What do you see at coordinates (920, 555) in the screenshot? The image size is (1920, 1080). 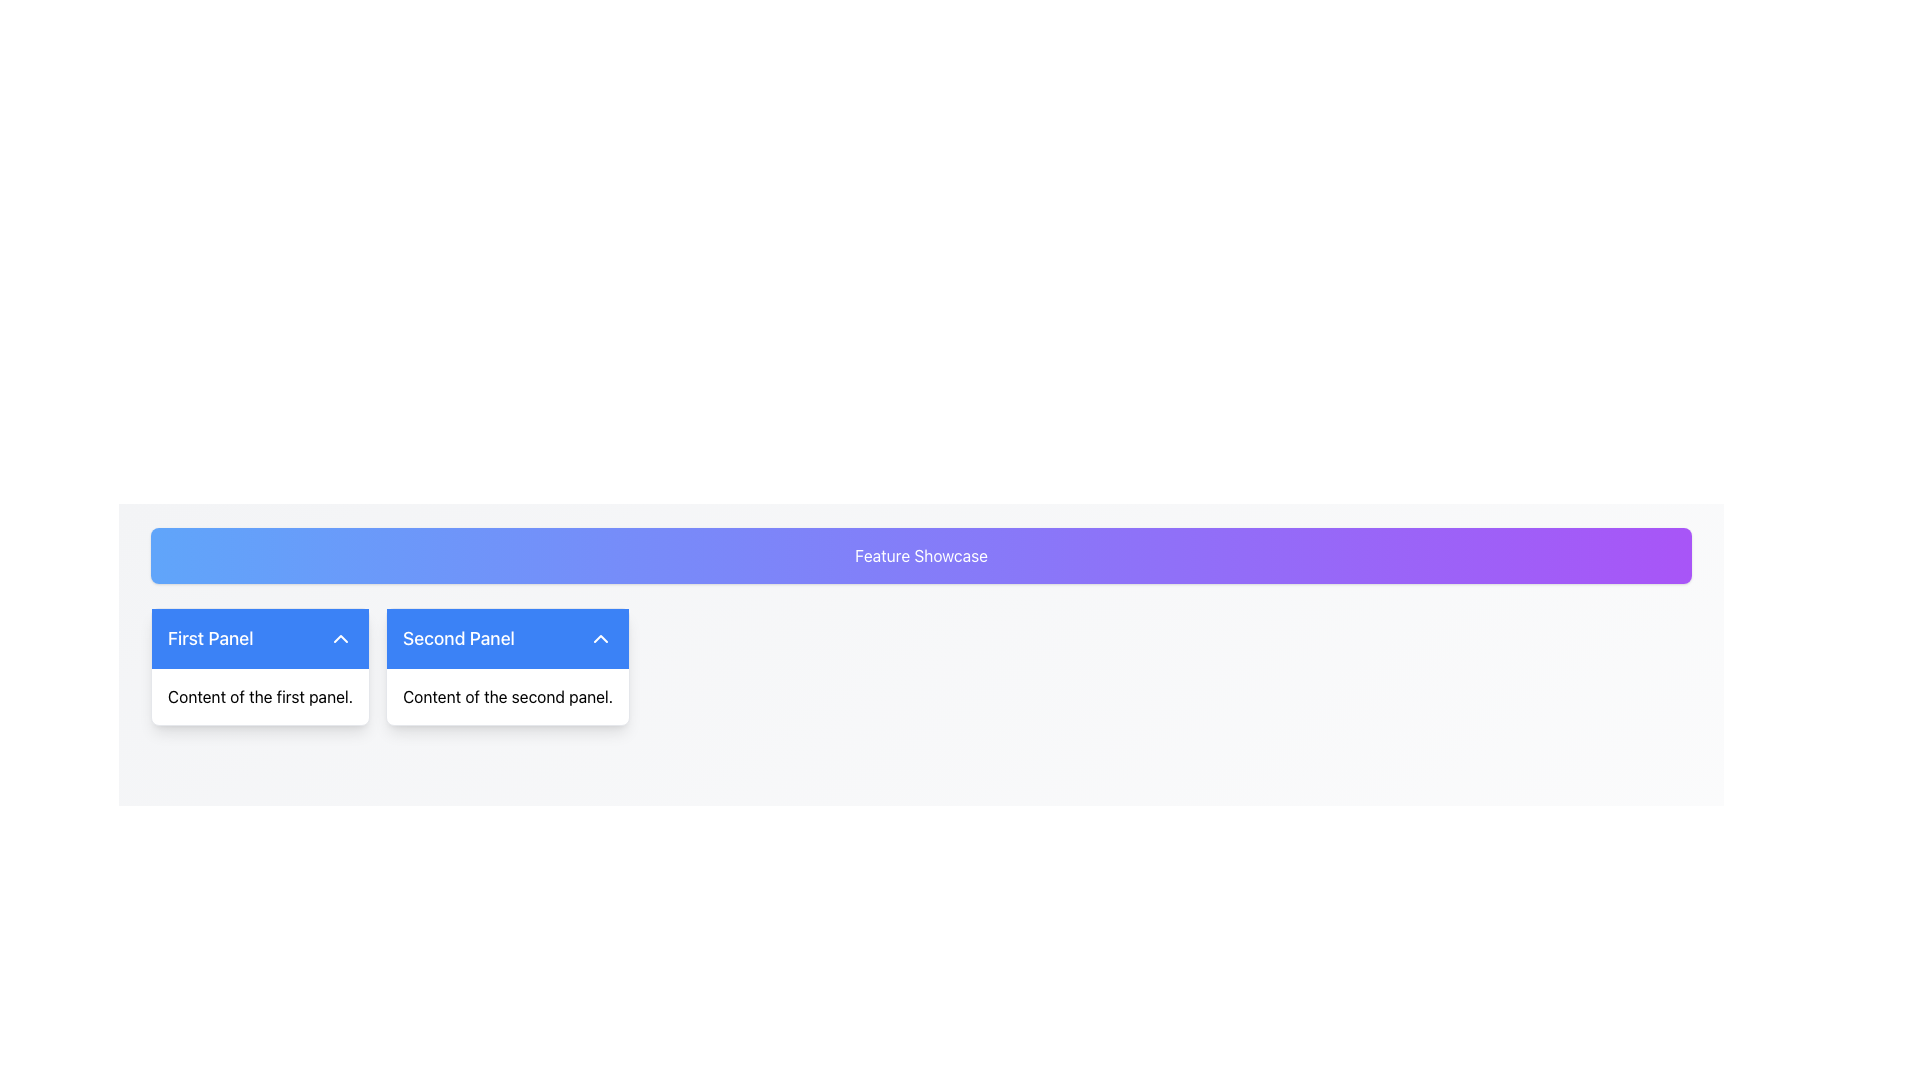 I see `the Text Banner that features a gradient background from blue to purple and displays the centered white text 'Feature Showcase'` at bounding box center [920, 555].